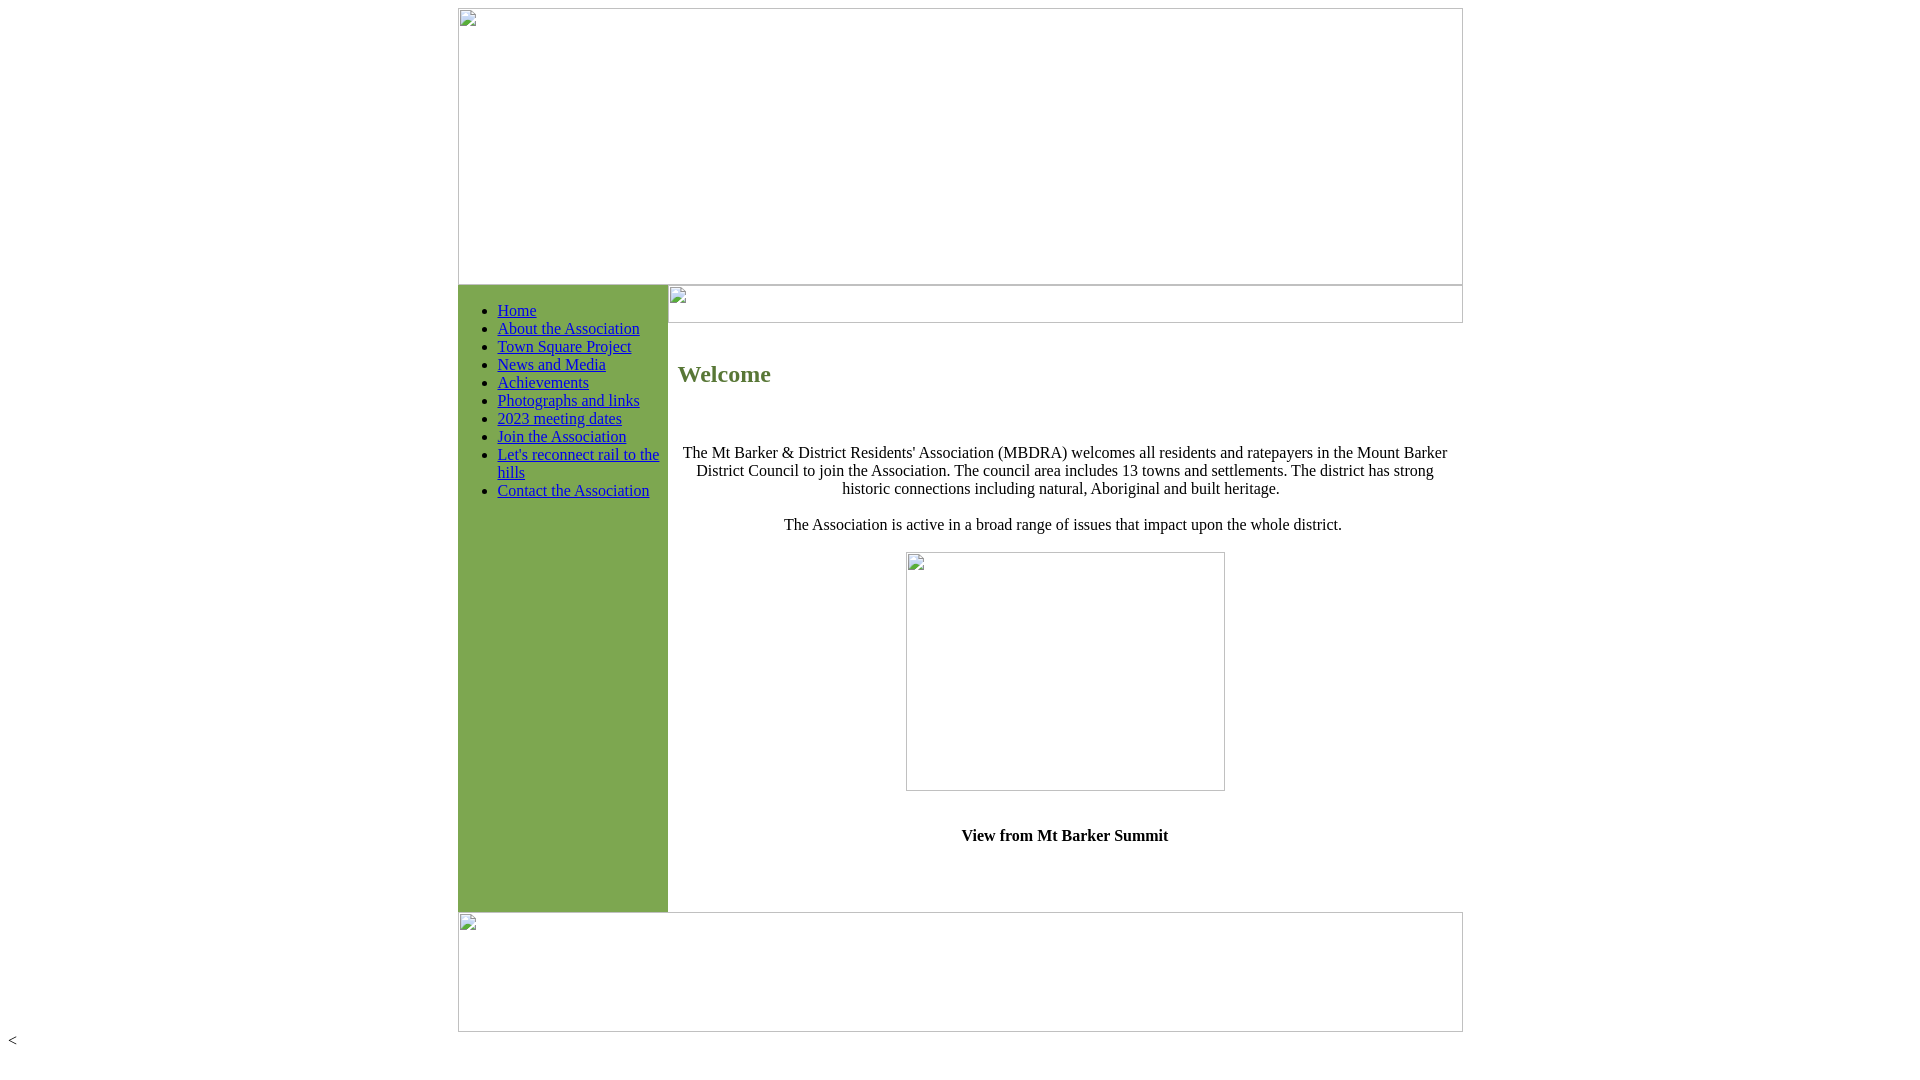 Image resolution: width=1920 pixels, height=1080 pixels. What do you see at coordinates (498, 327) in the screenshot?
I see `'About the Association'` at bounding box center [498, 327].